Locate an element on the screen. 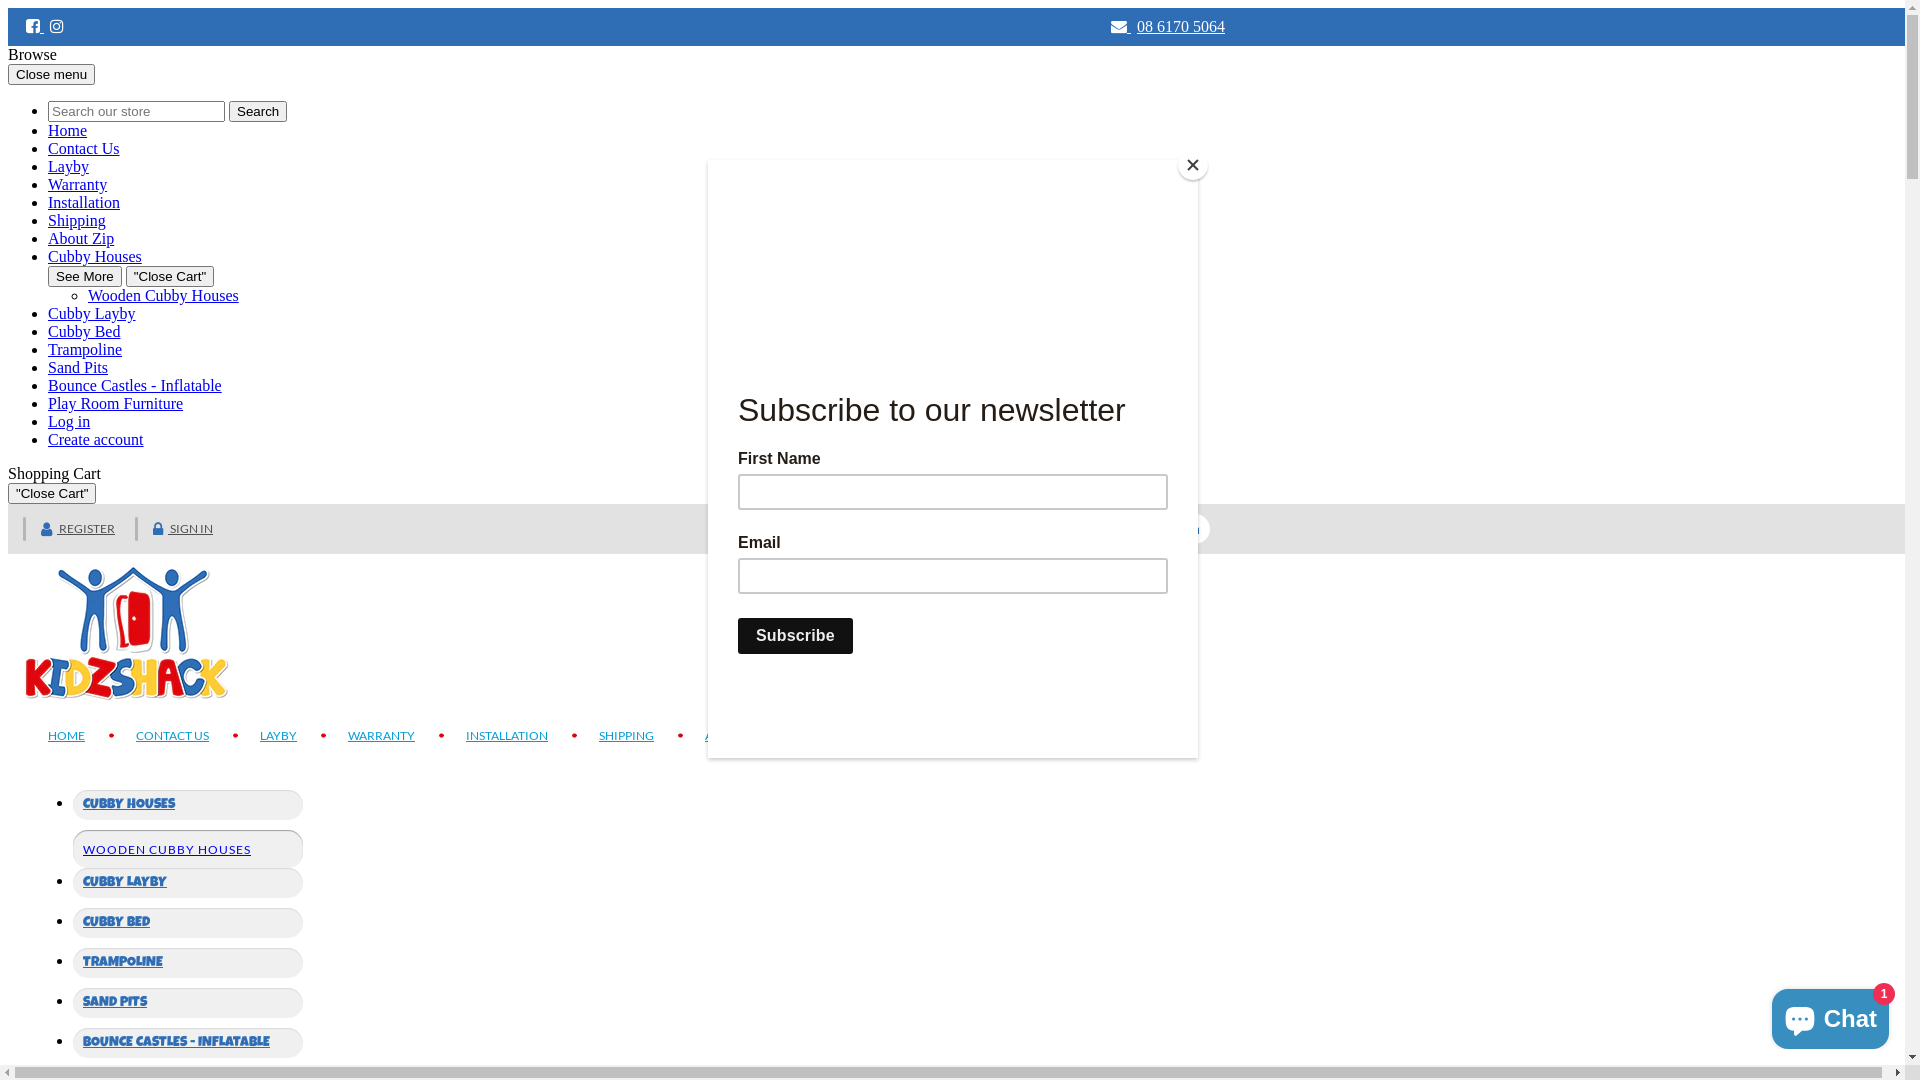 Image resolution: width=1920 pixels, height=1080 pixels. 'CUBBY HOUSES' is located at coordinates (187, 804).